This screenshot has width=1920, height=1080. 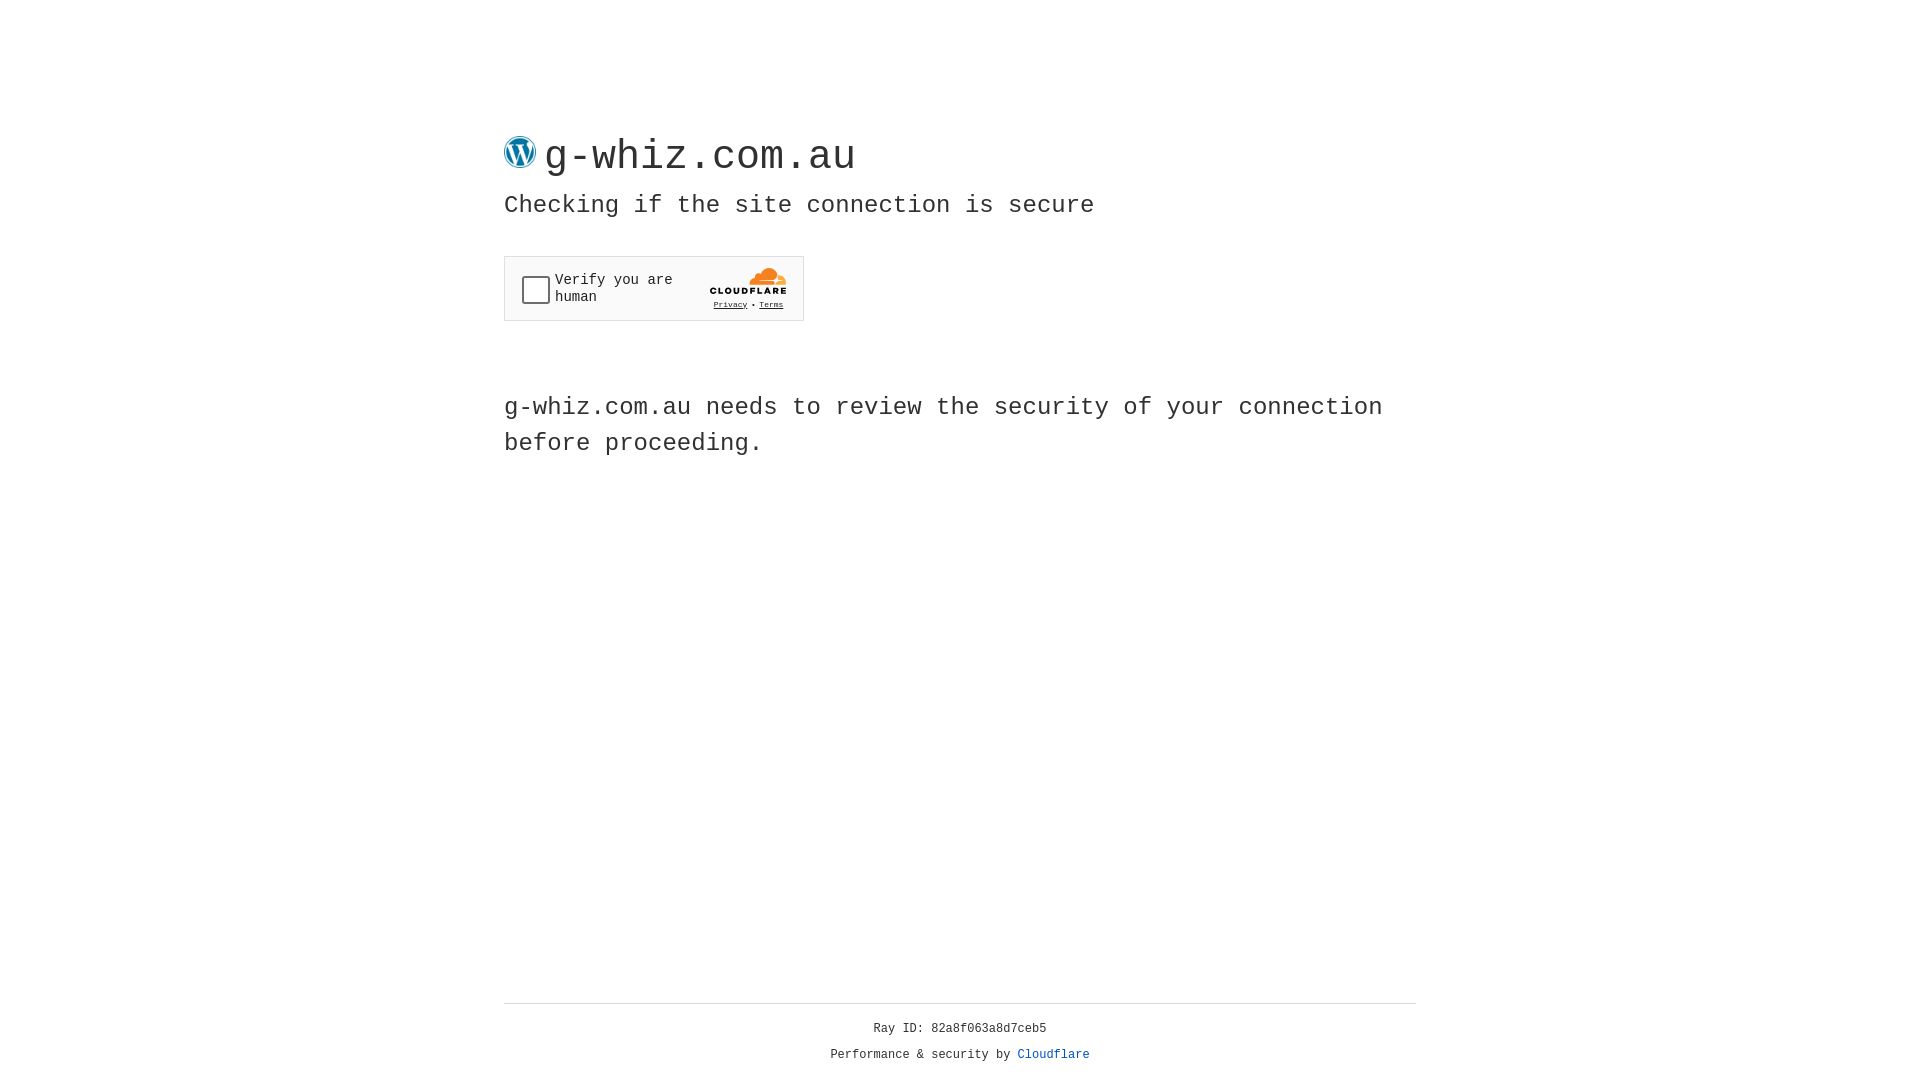 I want to click on 'Widget containing a Cloudflare security challenge', so click(x=653, y=288).